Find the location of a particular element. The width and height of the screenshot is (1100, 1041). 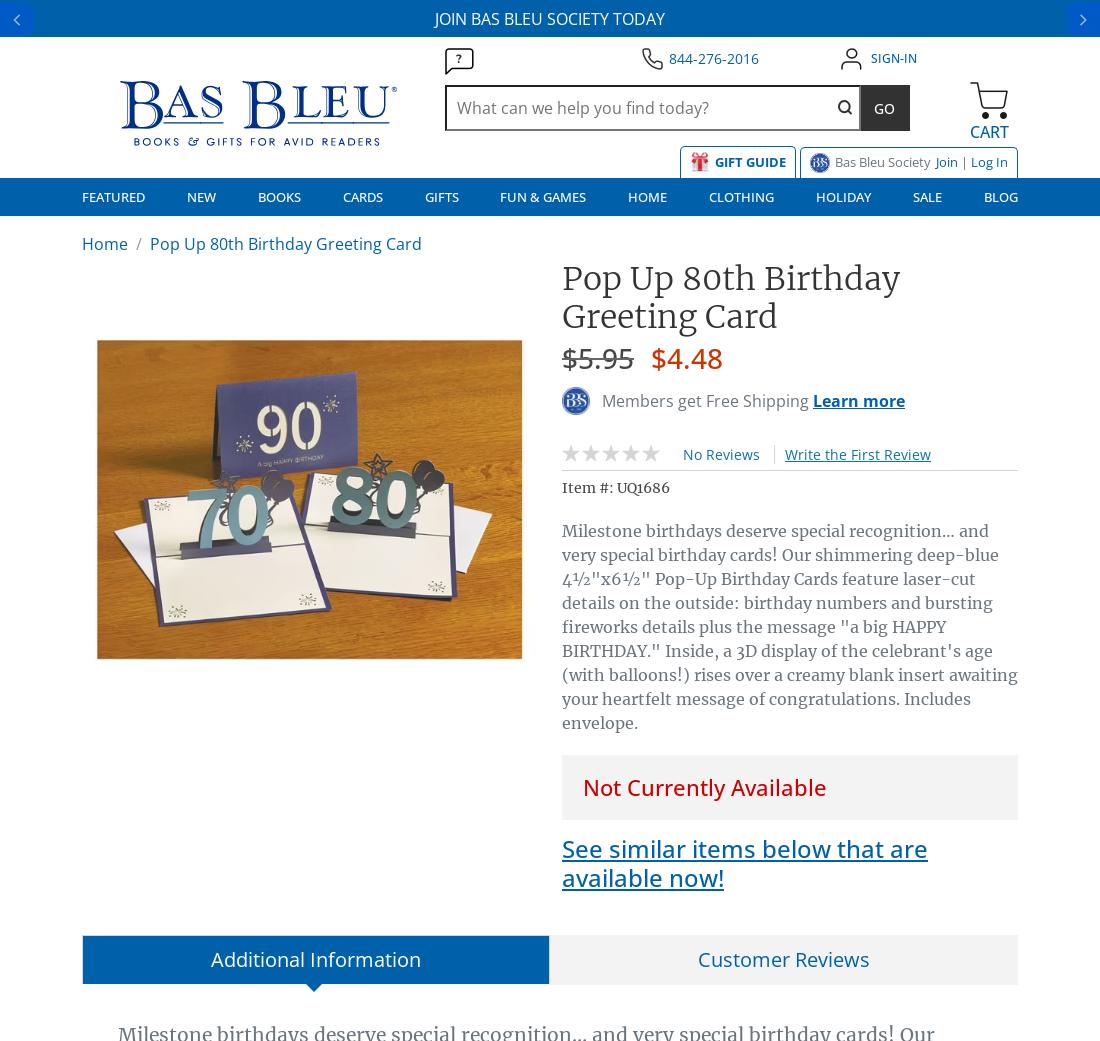

'Notice at Collection' is located at coordinates (154, 490).